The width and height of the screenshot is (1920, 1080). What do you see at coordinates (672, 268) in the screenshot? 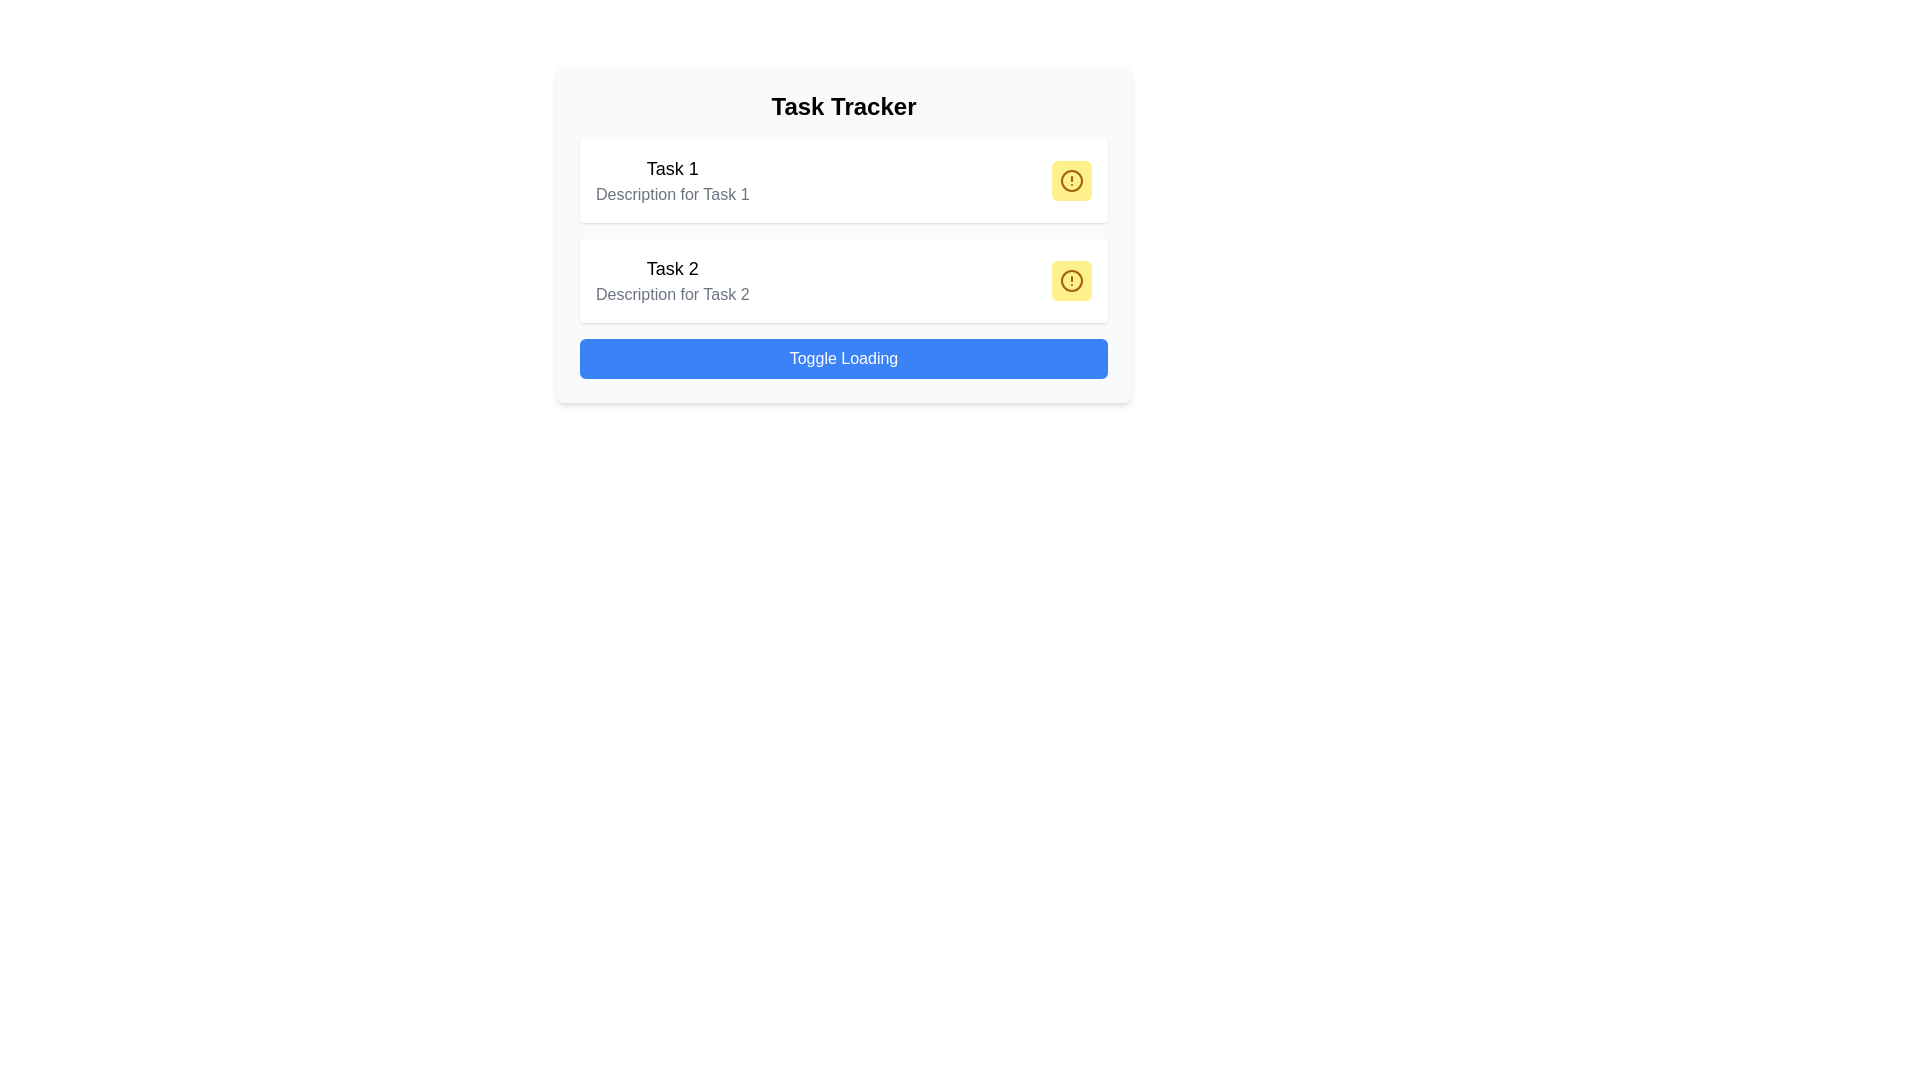
I see `the Text label that serves as the title for the second task entry in the 'Task Tracker' section, located above 'Description for Task 2.'` at bounding box center [672, 268].